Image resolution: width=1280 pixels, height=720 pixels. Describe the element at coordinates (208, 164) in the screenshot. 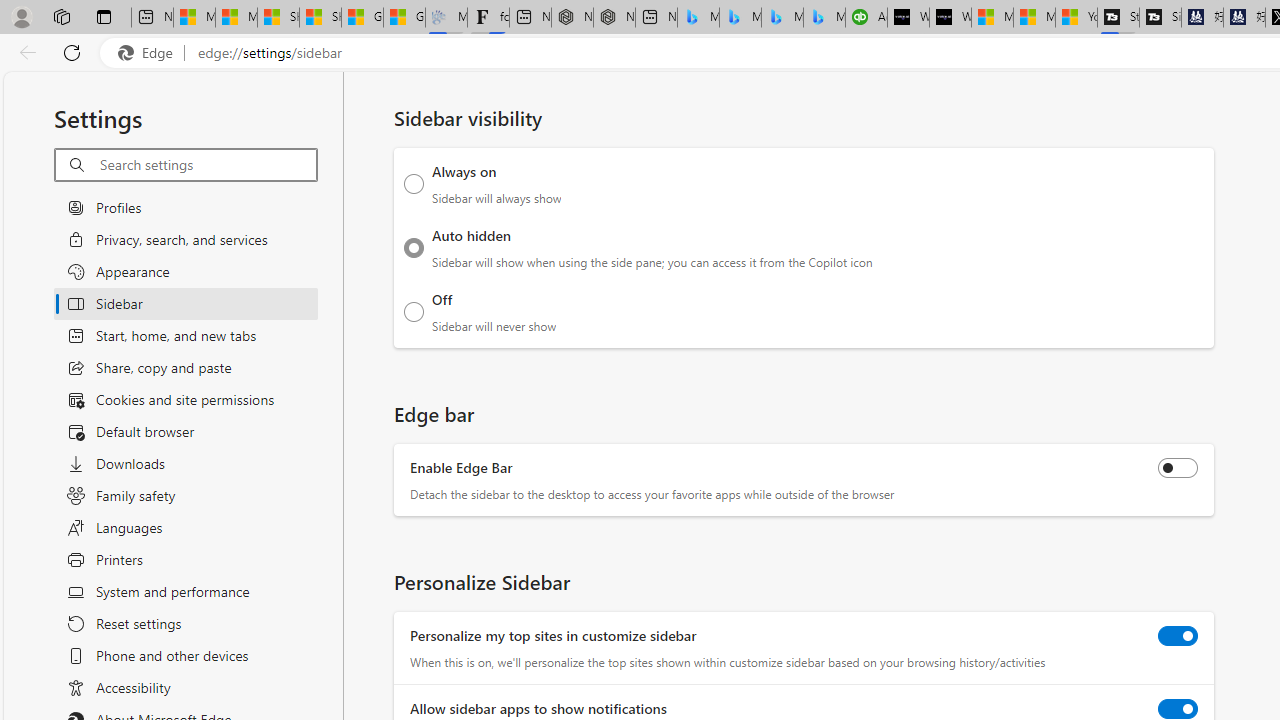

I see `'Search settings'` at that location.